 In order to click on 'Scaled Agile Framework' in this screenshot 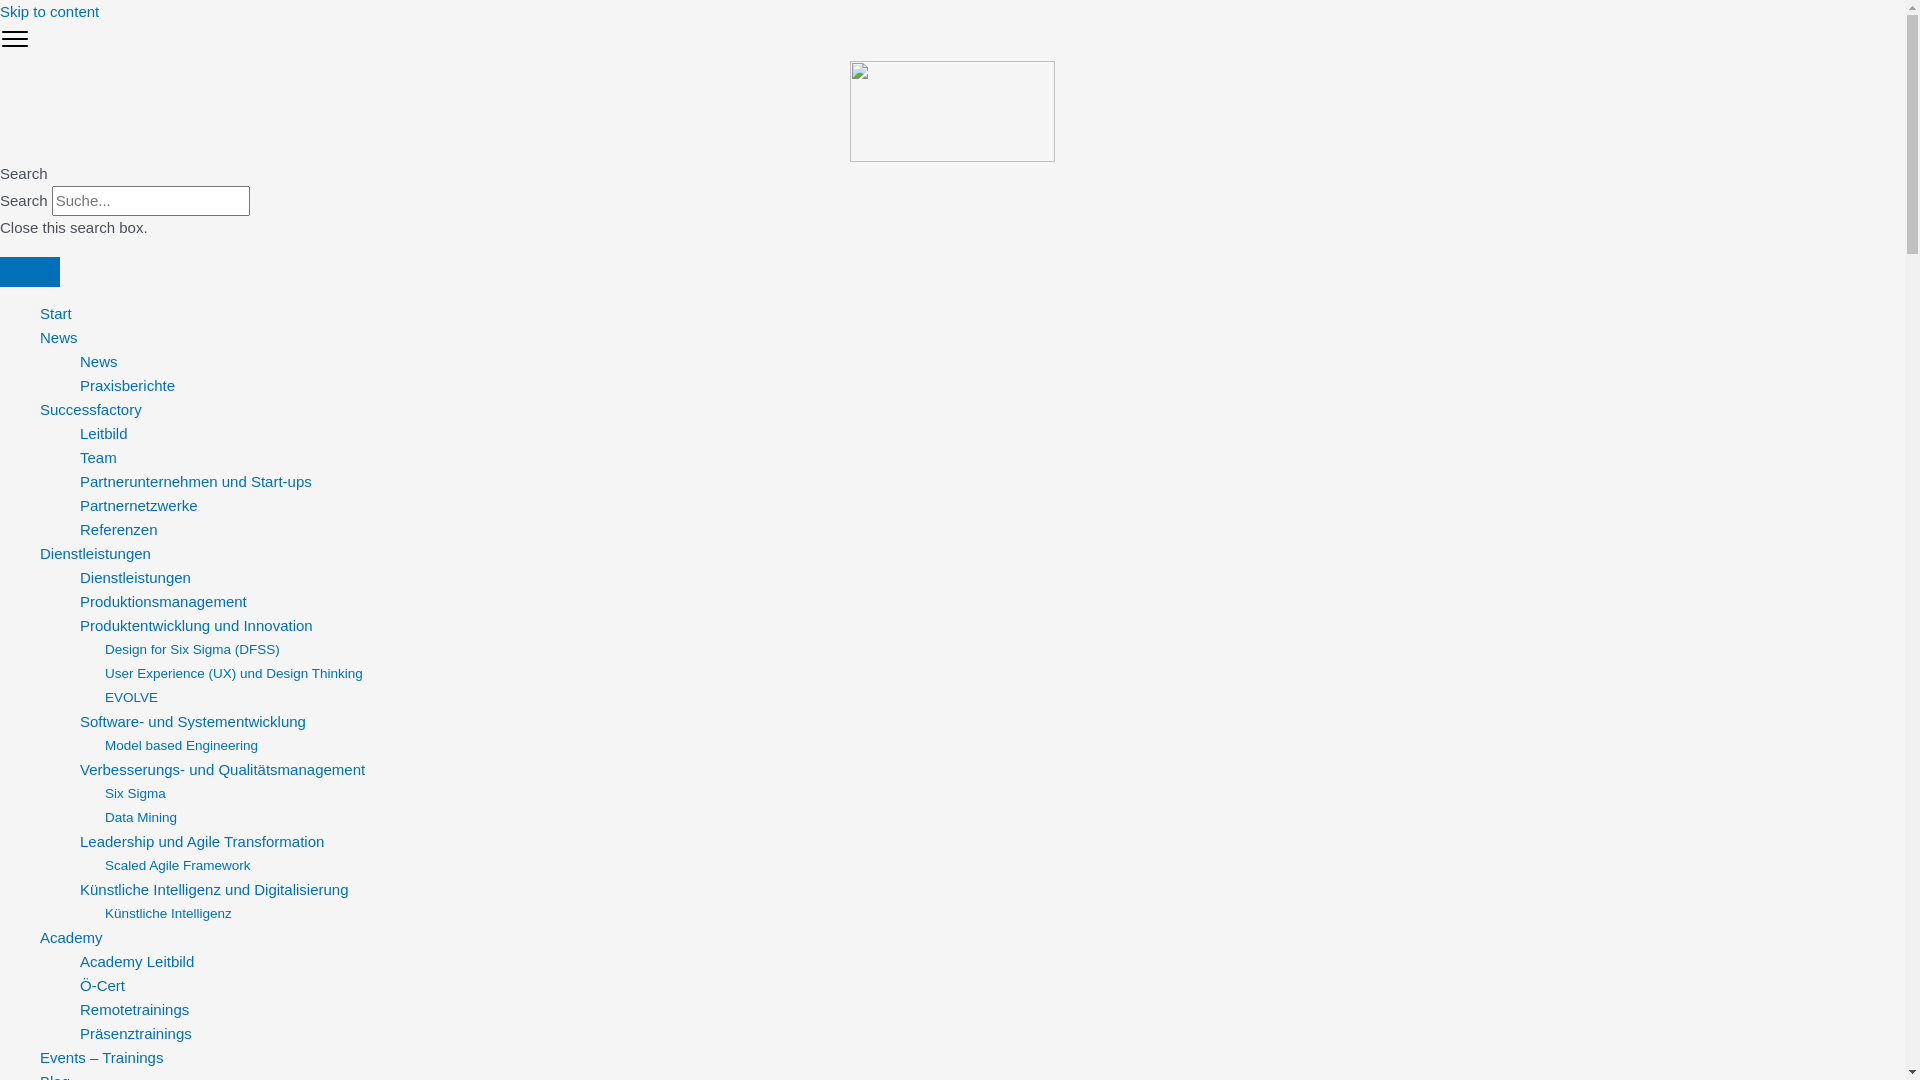, I will do `click(177, 864)`.